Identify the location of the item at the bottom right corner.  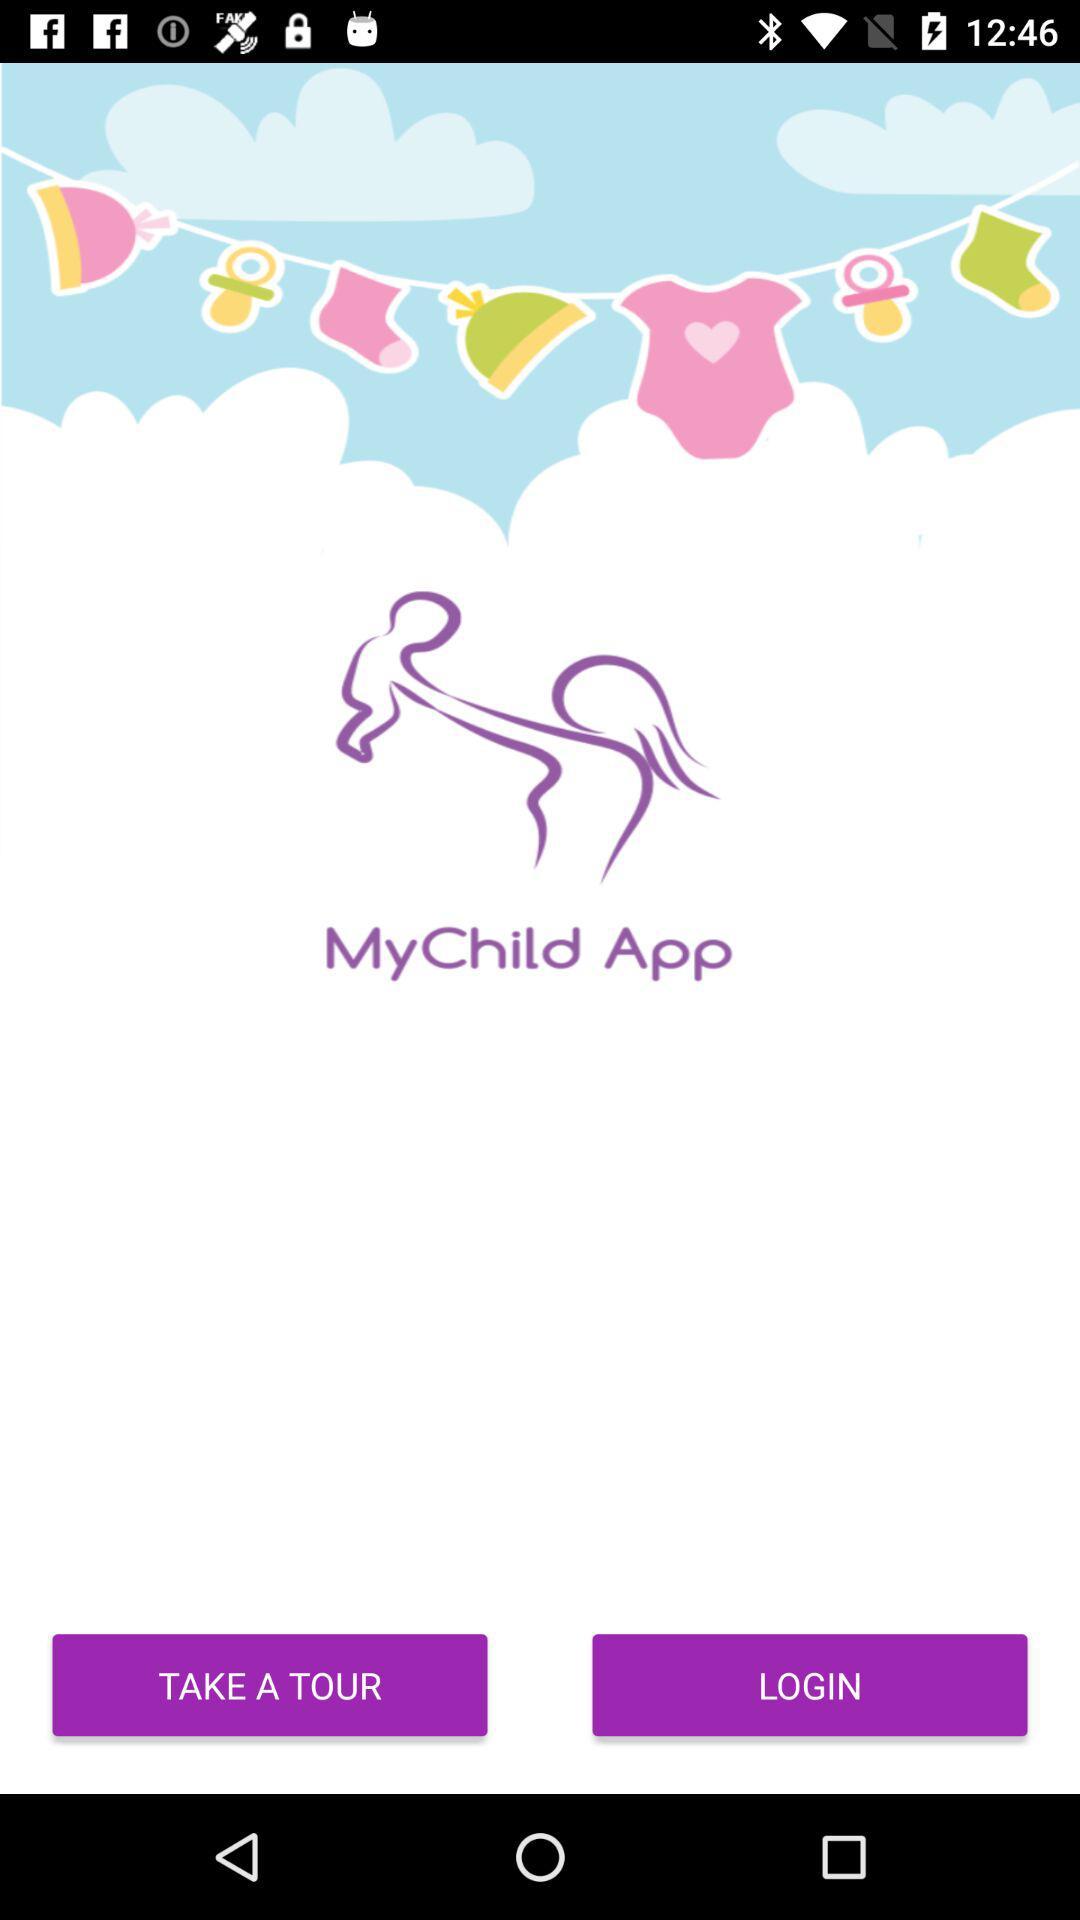
(810, 1684).